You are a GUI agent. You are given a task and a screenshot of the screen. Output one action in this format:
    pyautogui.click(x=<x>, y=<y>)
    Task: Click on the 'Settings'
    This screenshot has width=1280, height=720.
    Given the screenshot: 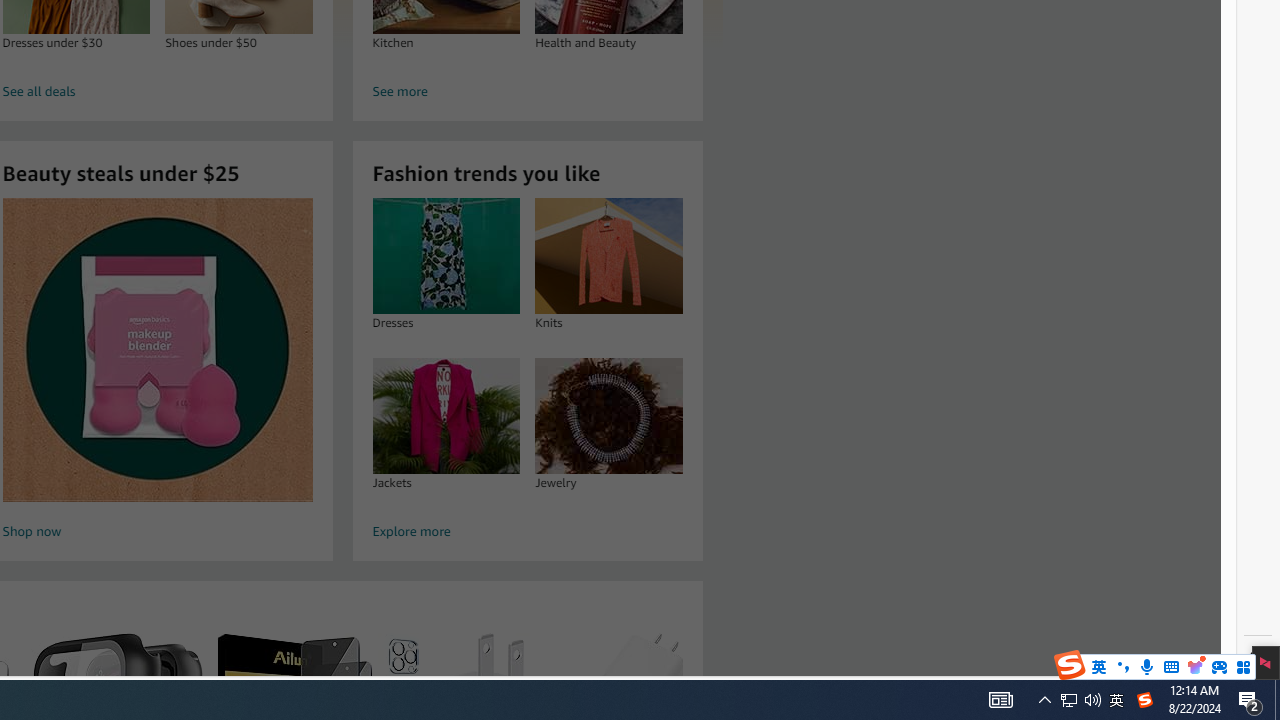 What is the action you would take?
    pyautogui.click(x=1257, y=658)
    